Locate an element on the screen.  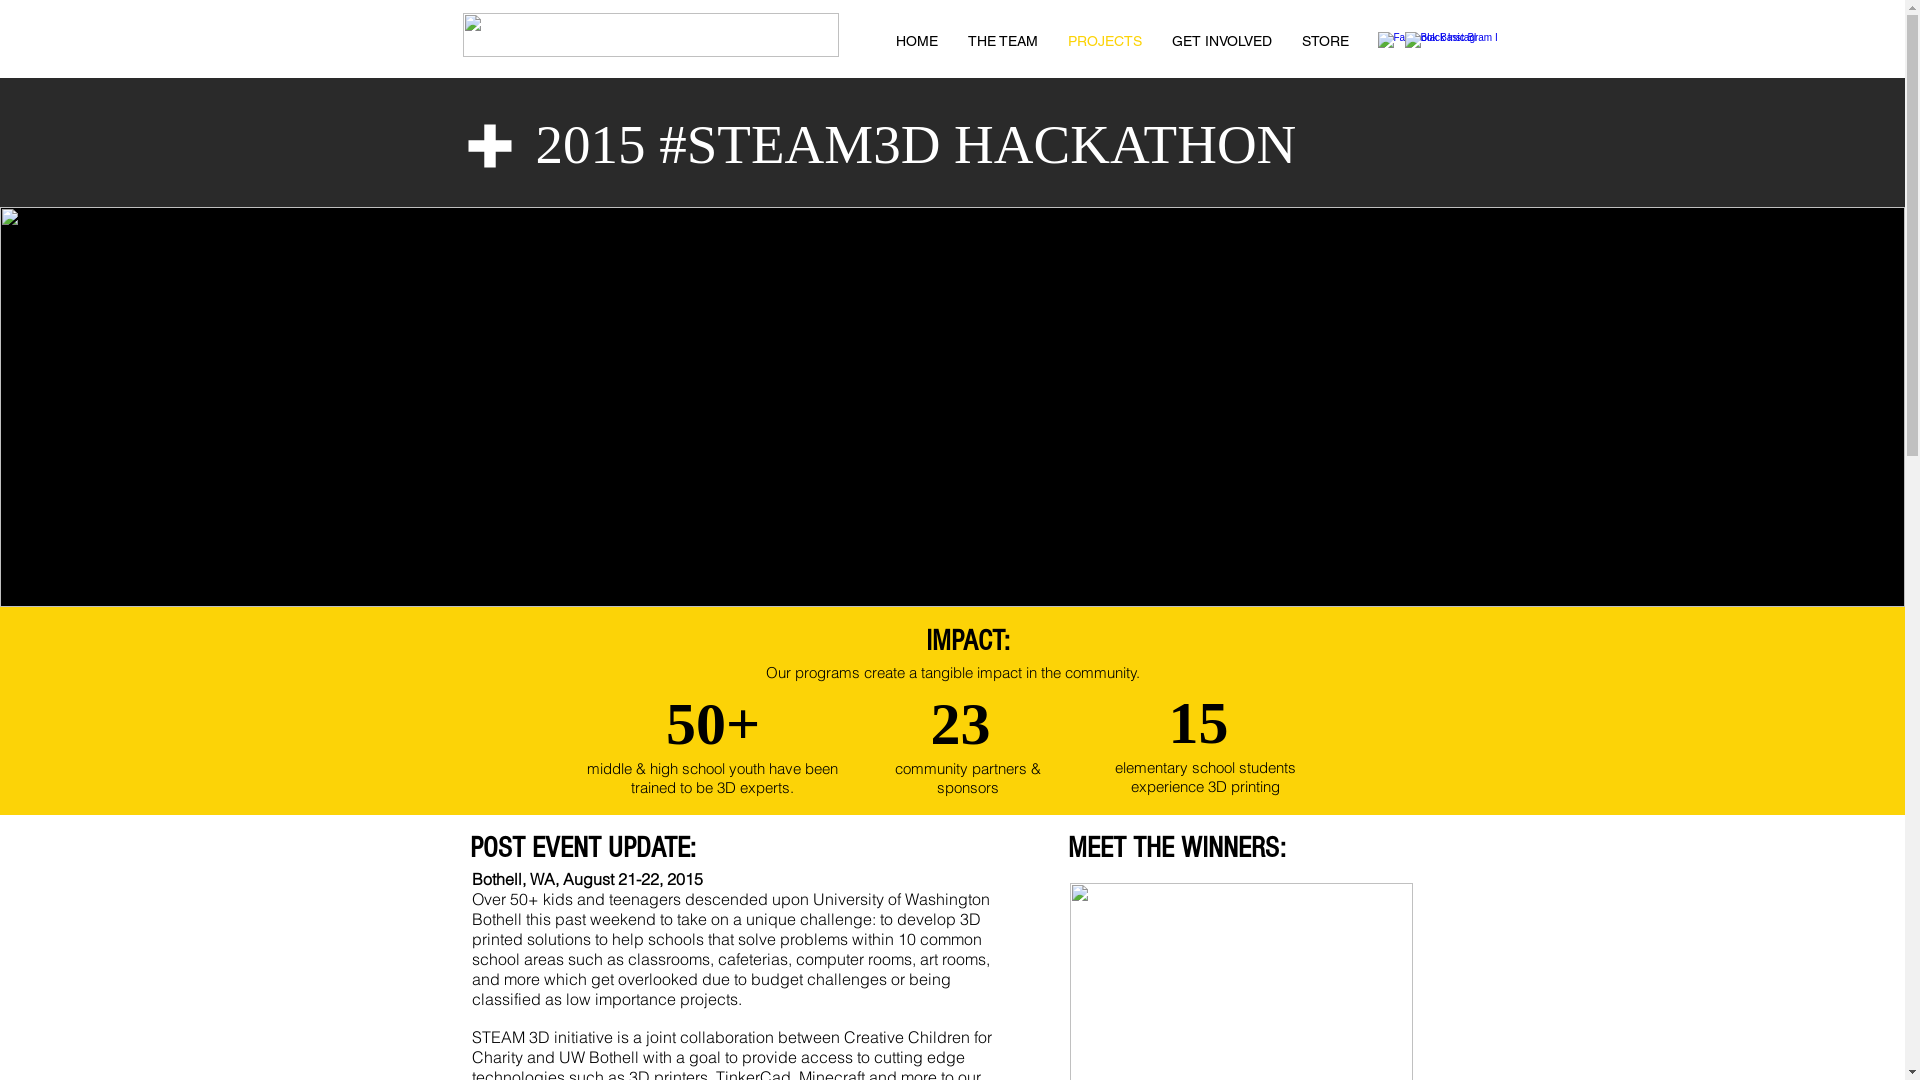
'PROJECTS' is located at coordinates (1103, 41).